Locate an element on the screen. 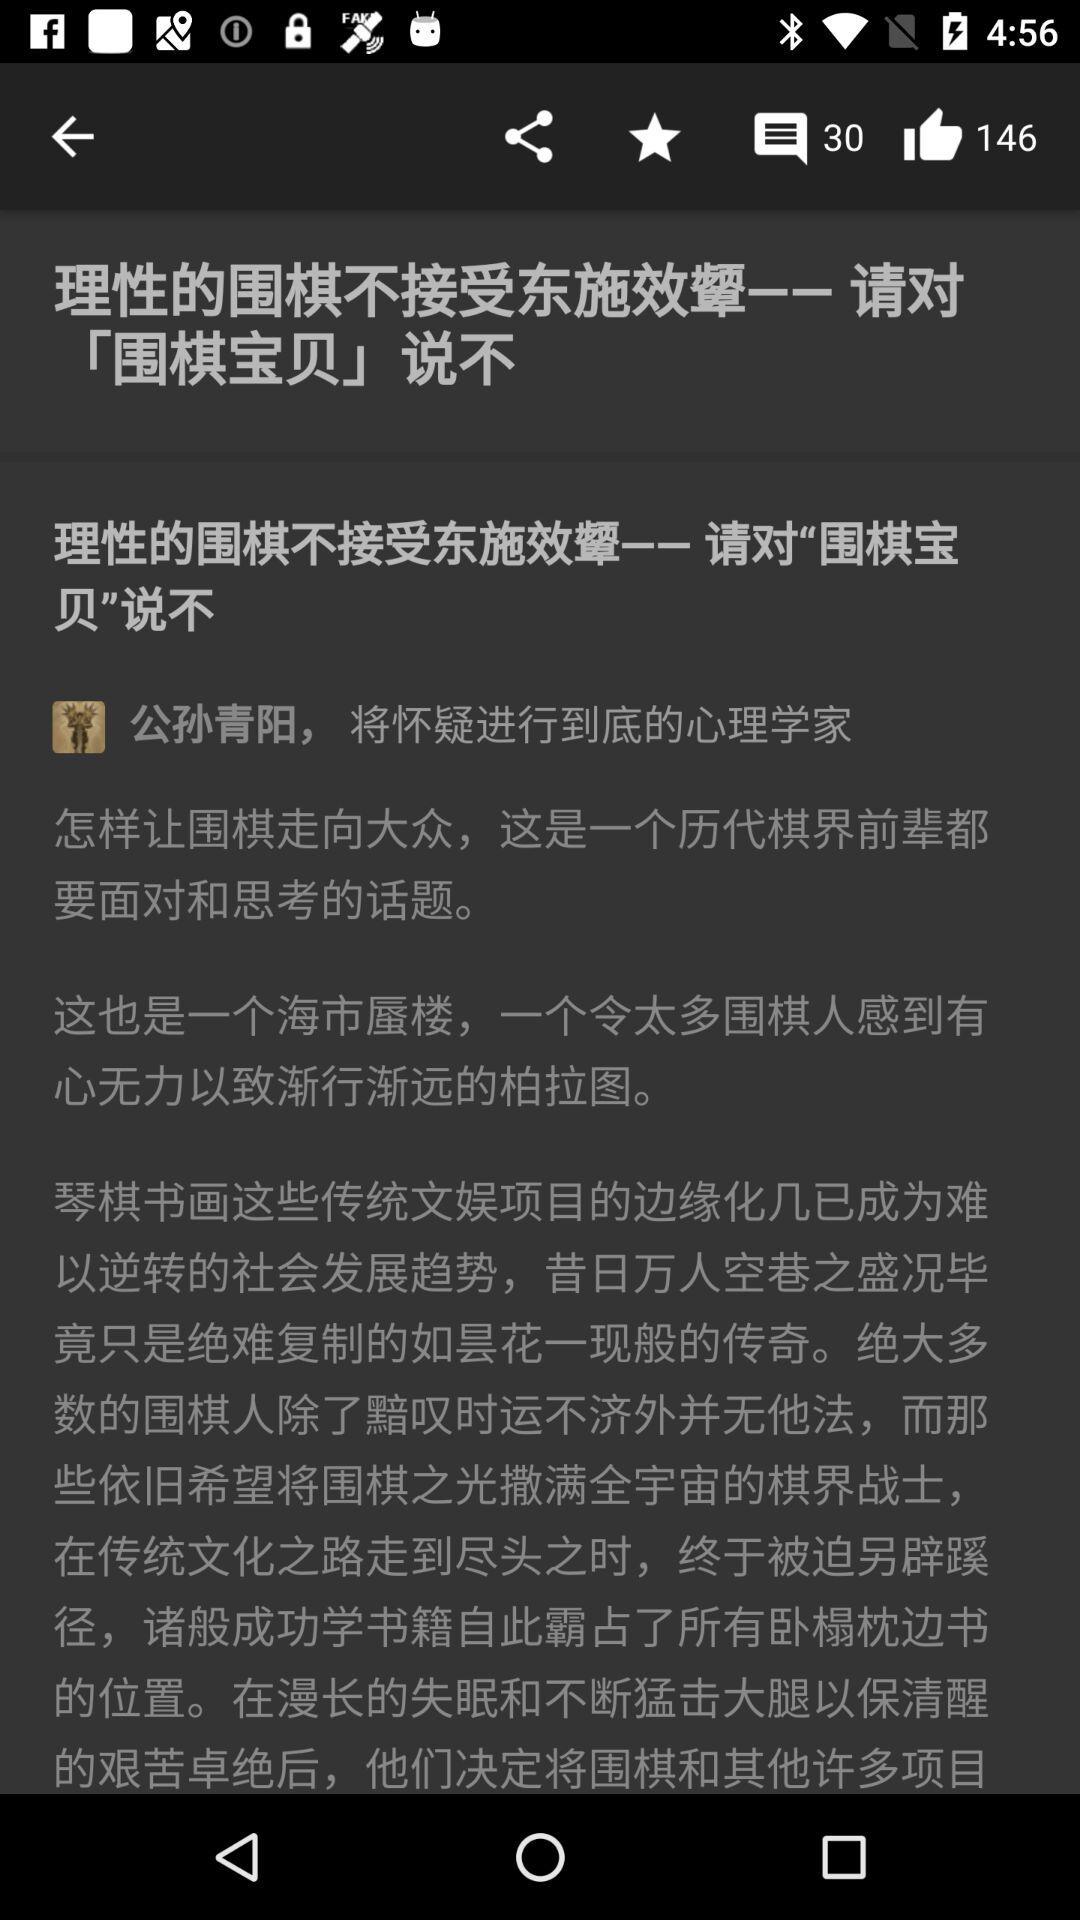  favorite is located at coordinates (654, 135).